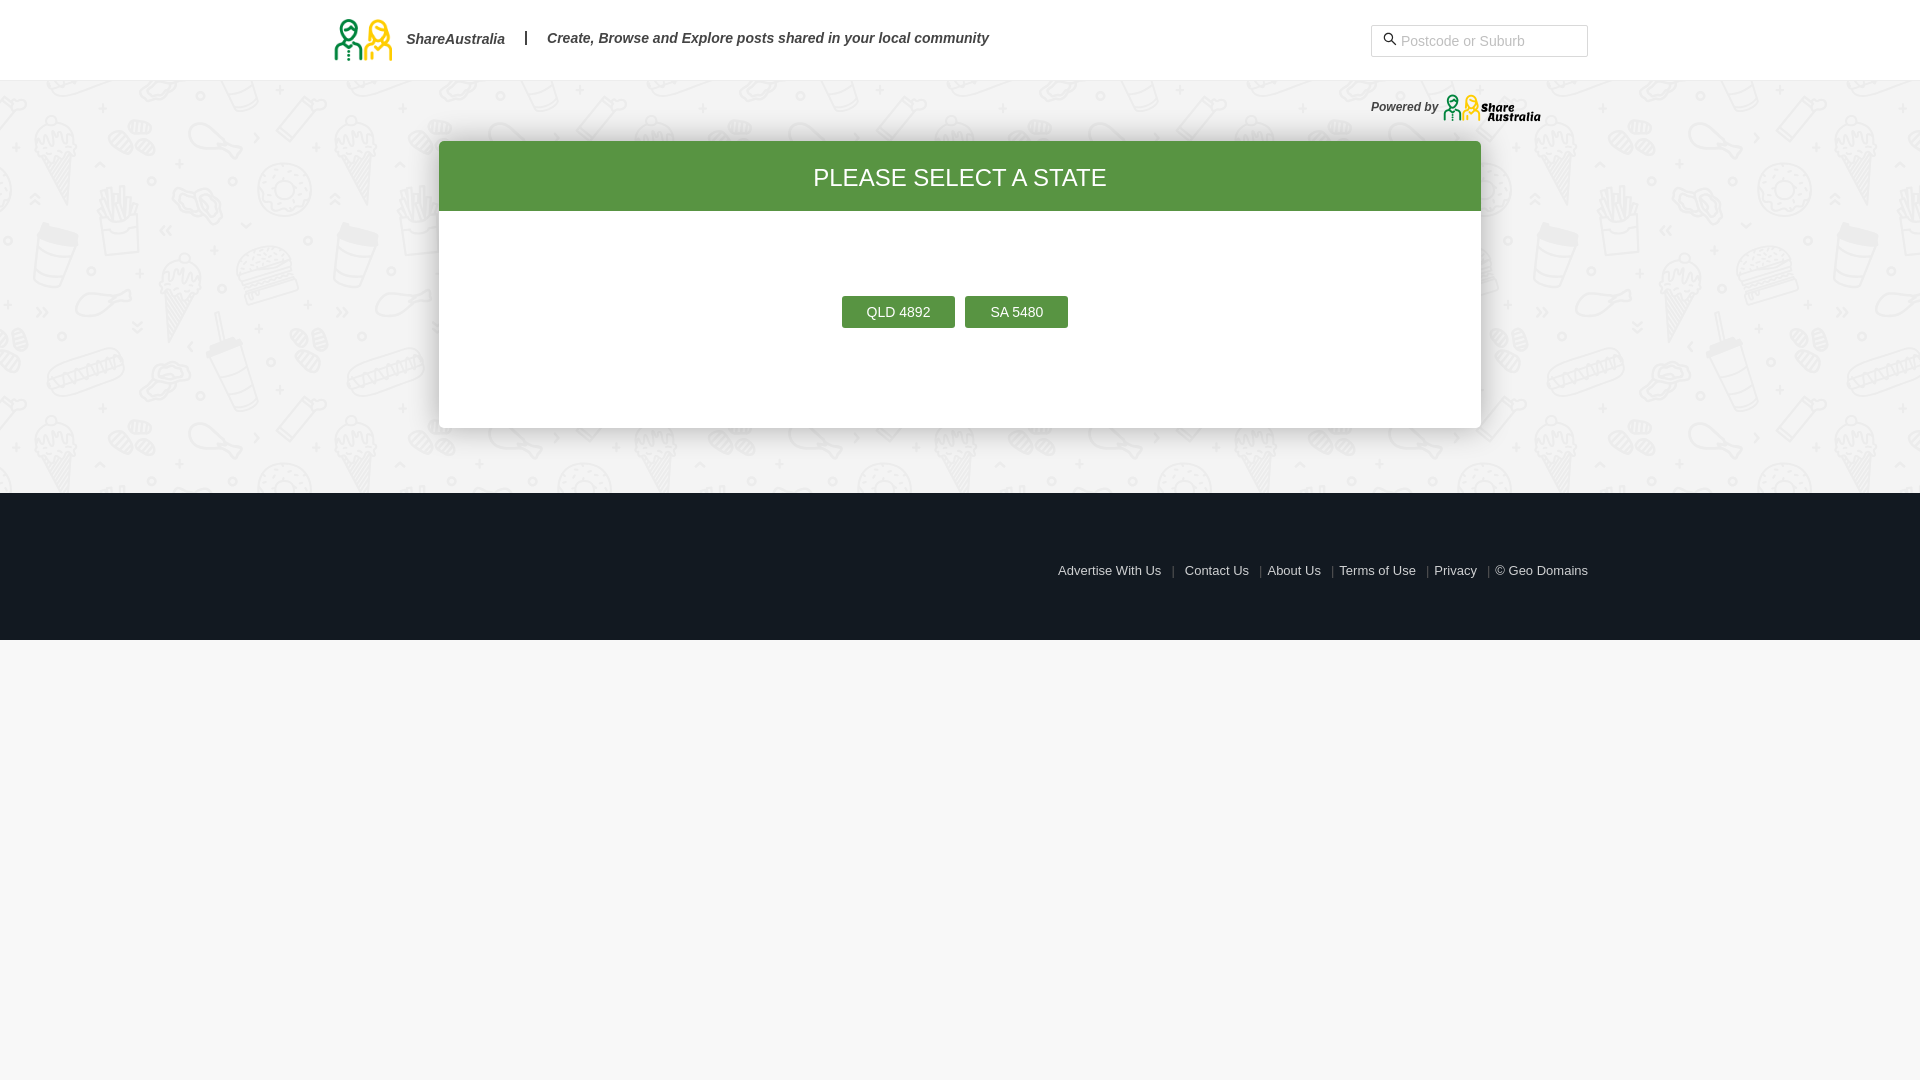  What do you see at coordinates (1455, 570) in the screenshot?
I see `'Privacy'` at bounding box center [1455, 570].